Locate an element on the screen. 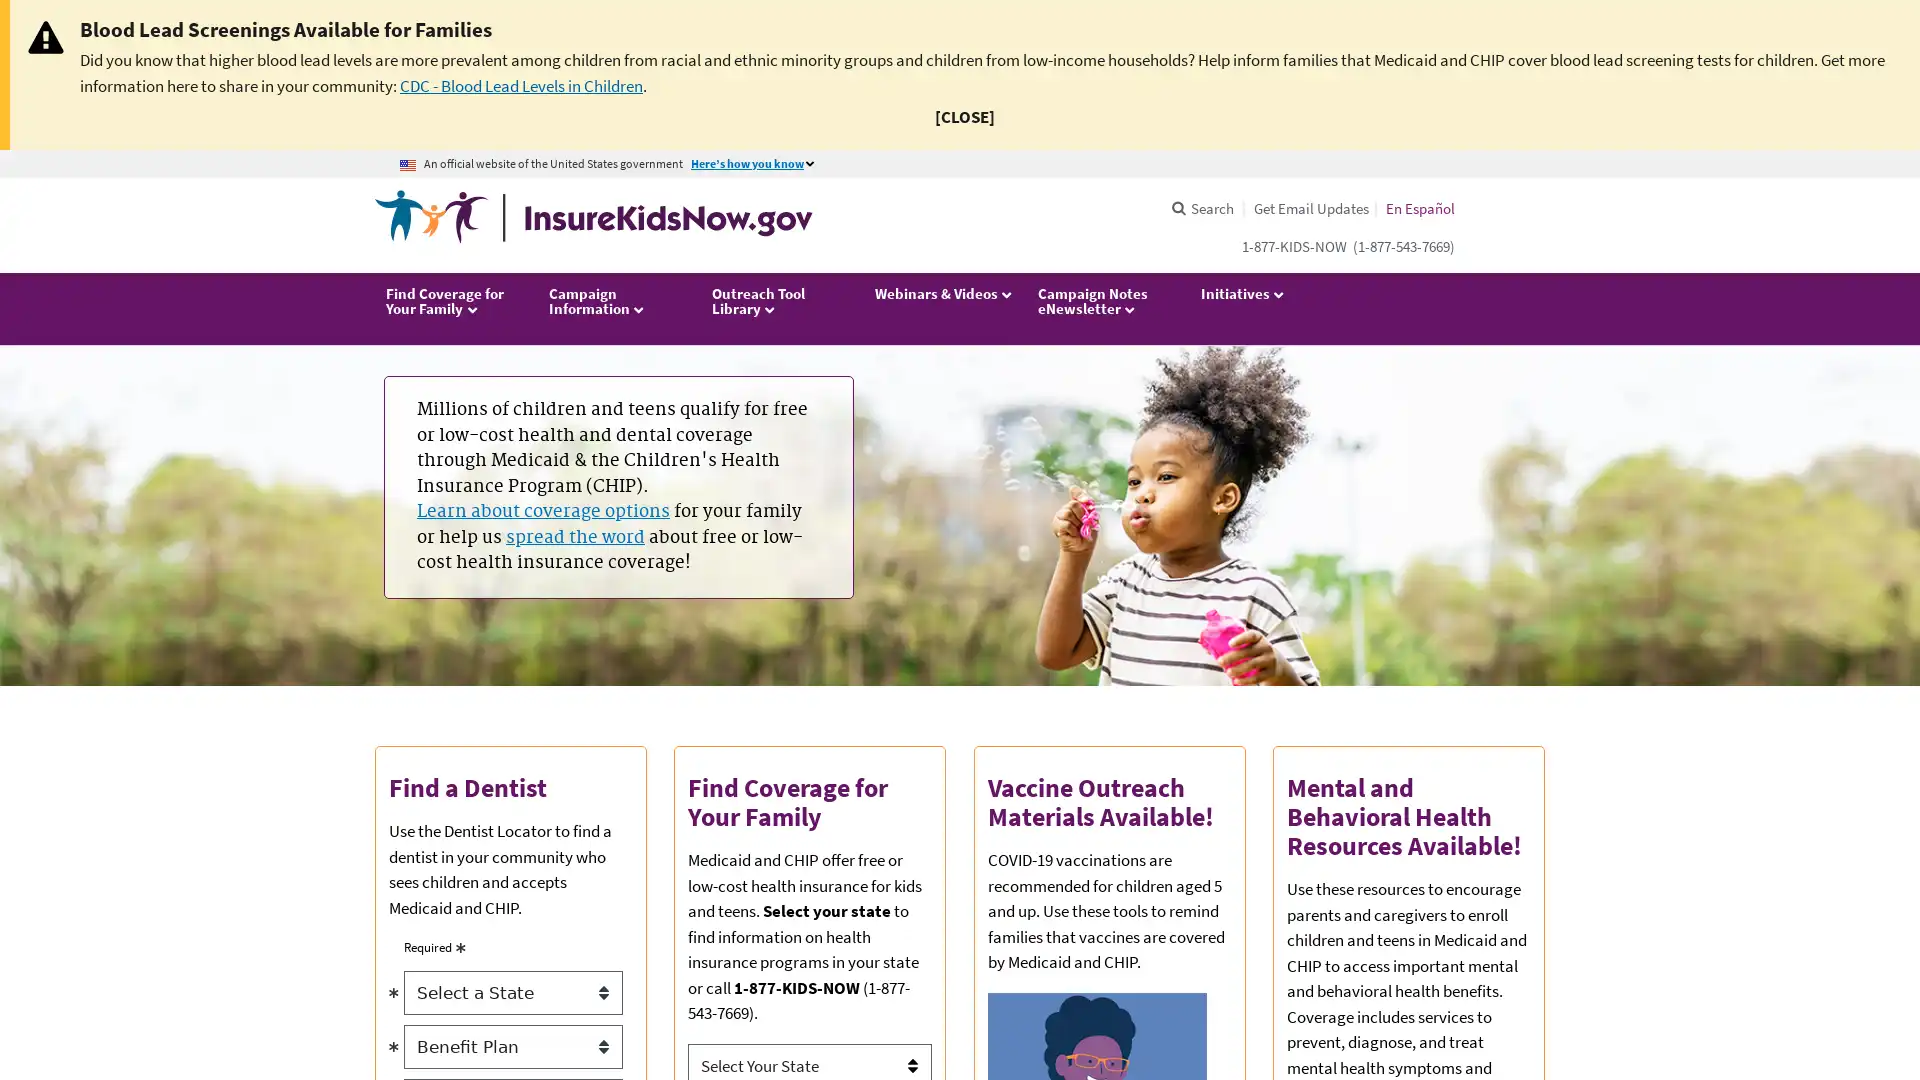  Search is located at coordinates (1200, 208).